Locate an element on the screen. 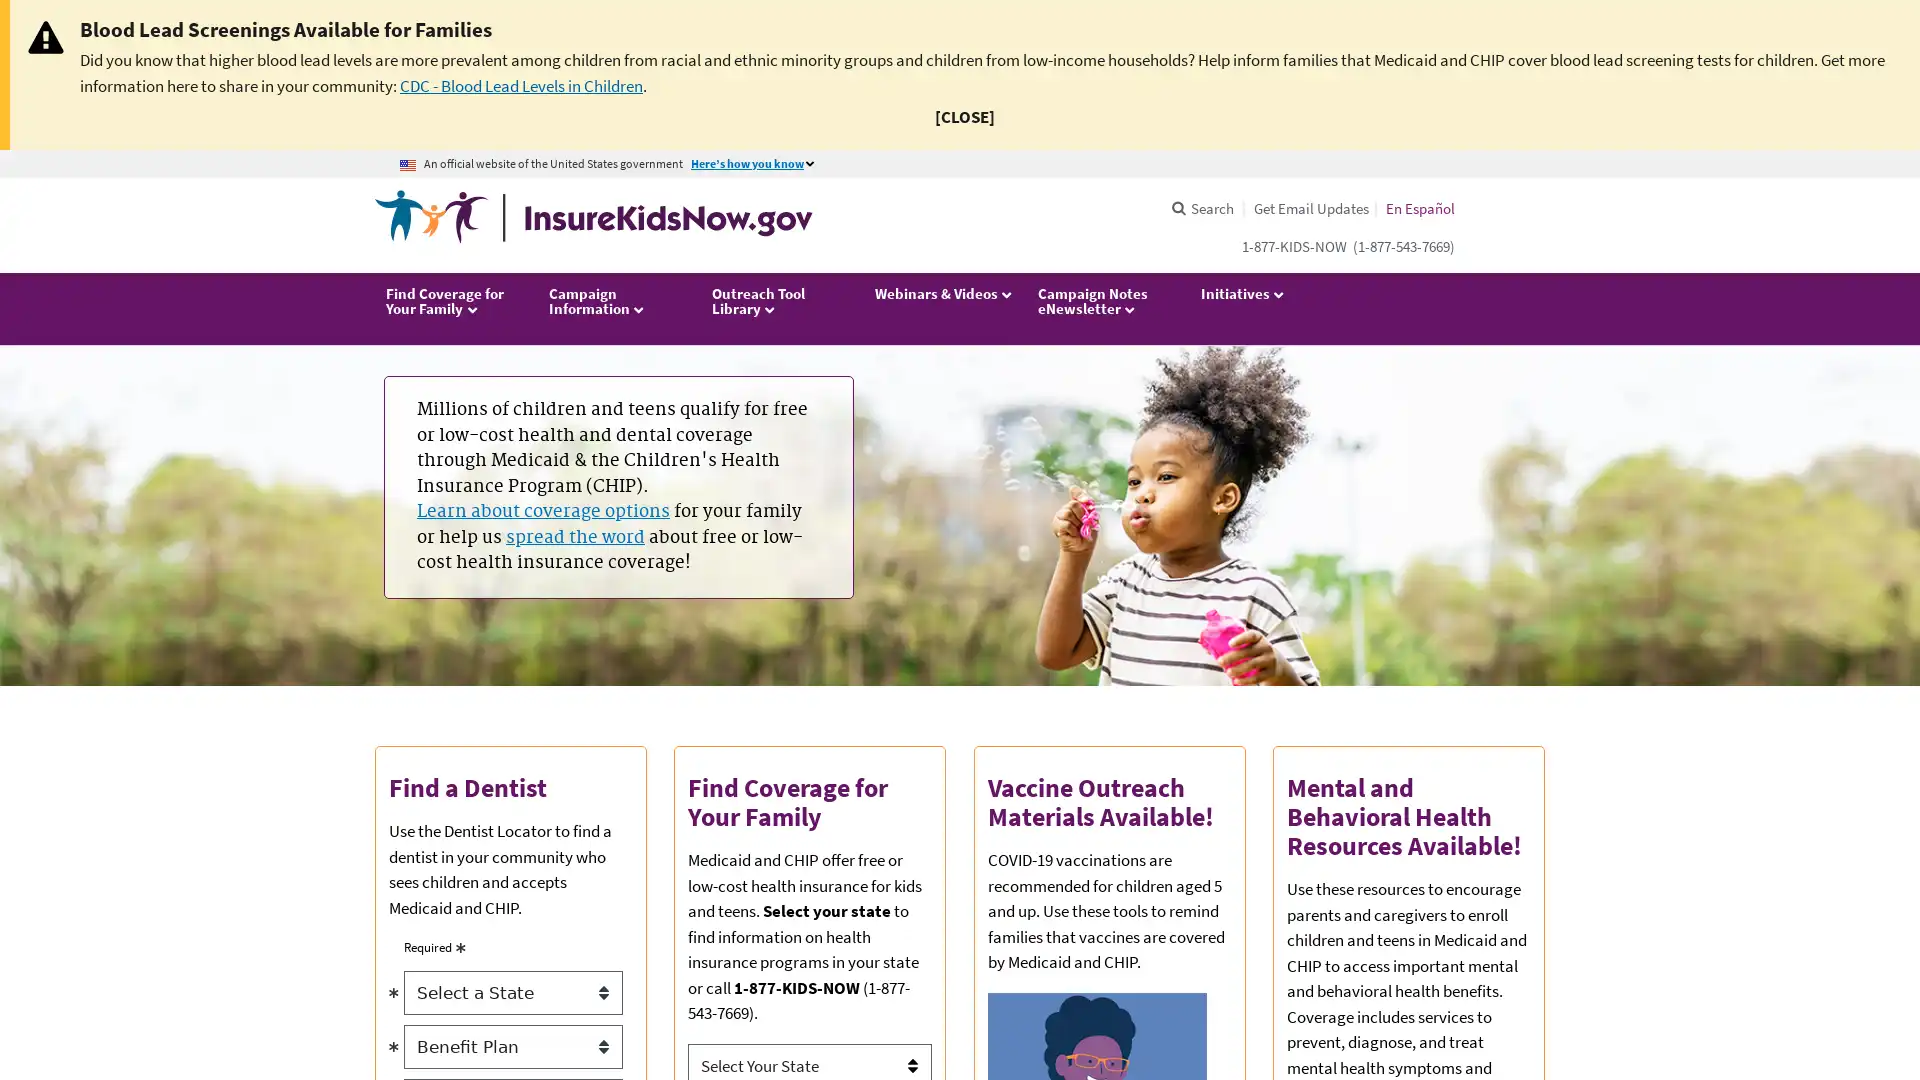  Search is located at coordinates (1200, 208).